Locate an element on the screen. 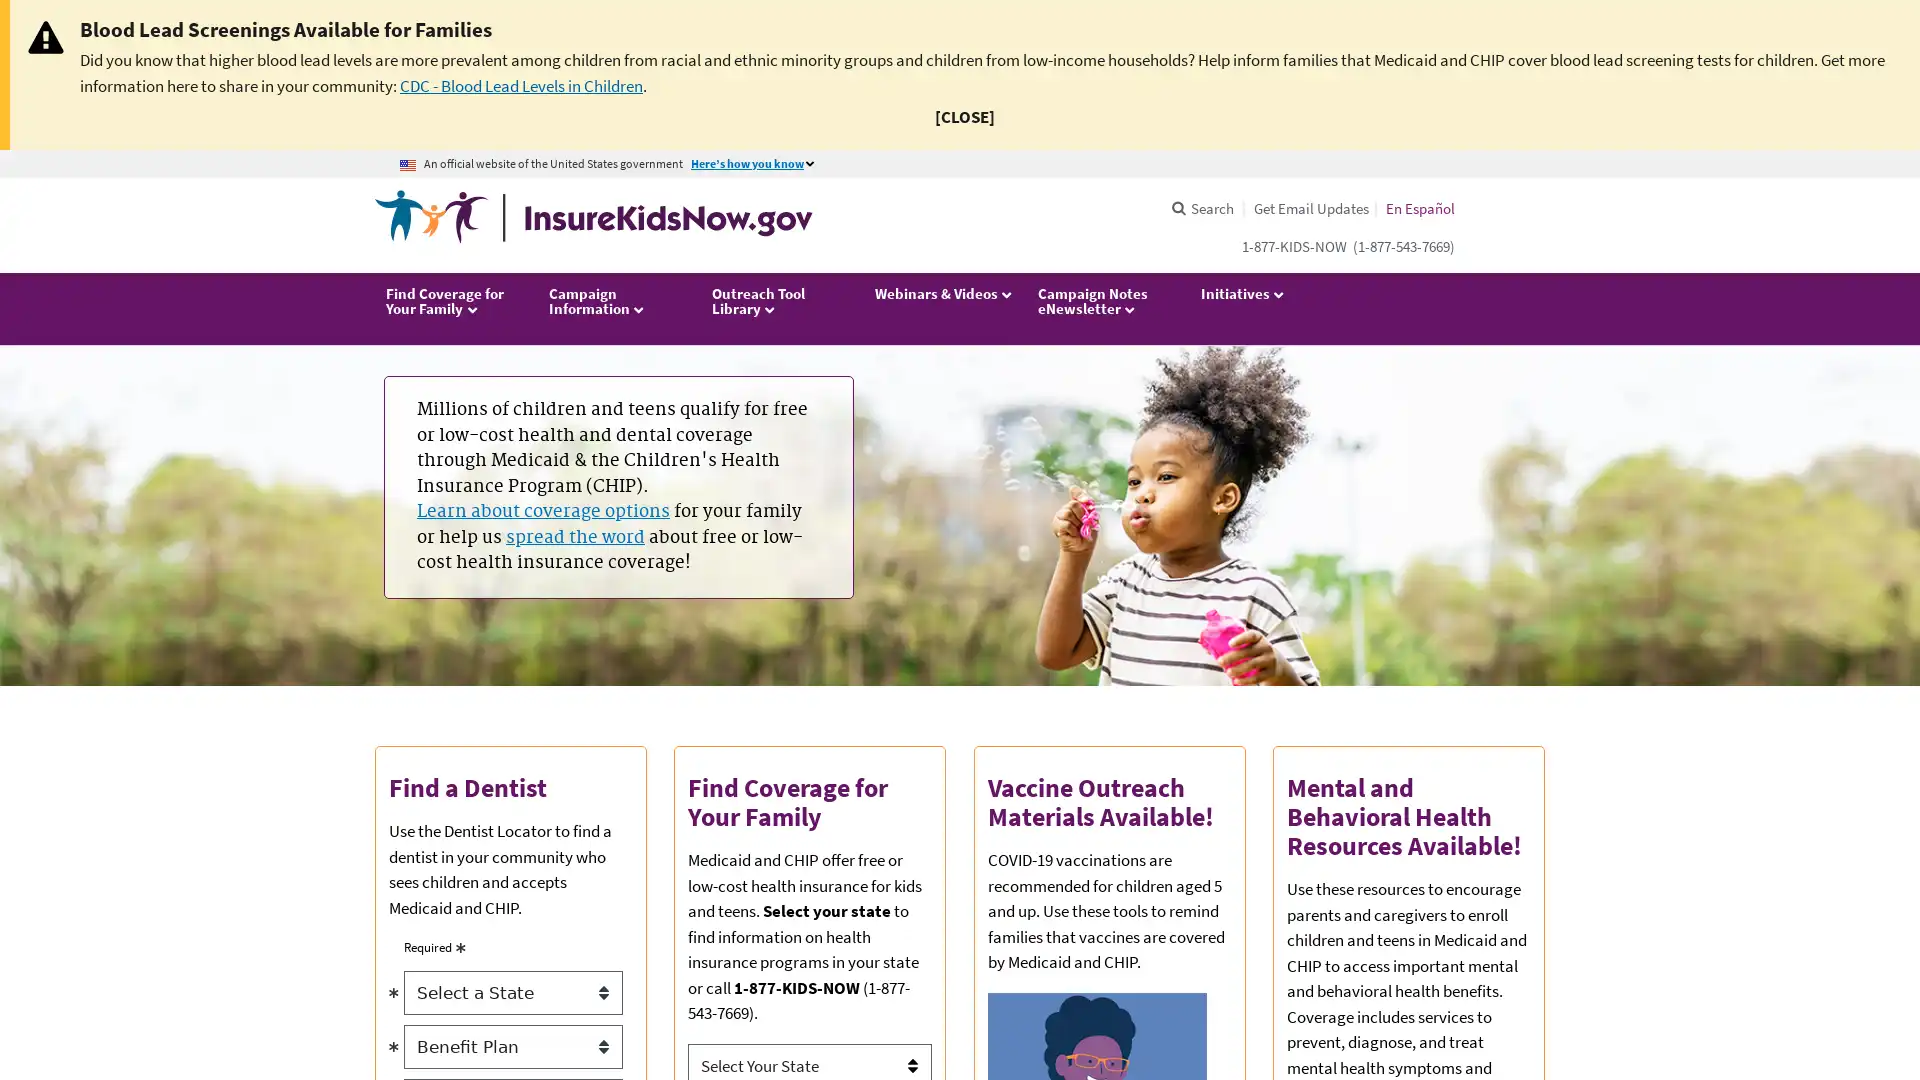  Search is located at coordinates (1200, 208).